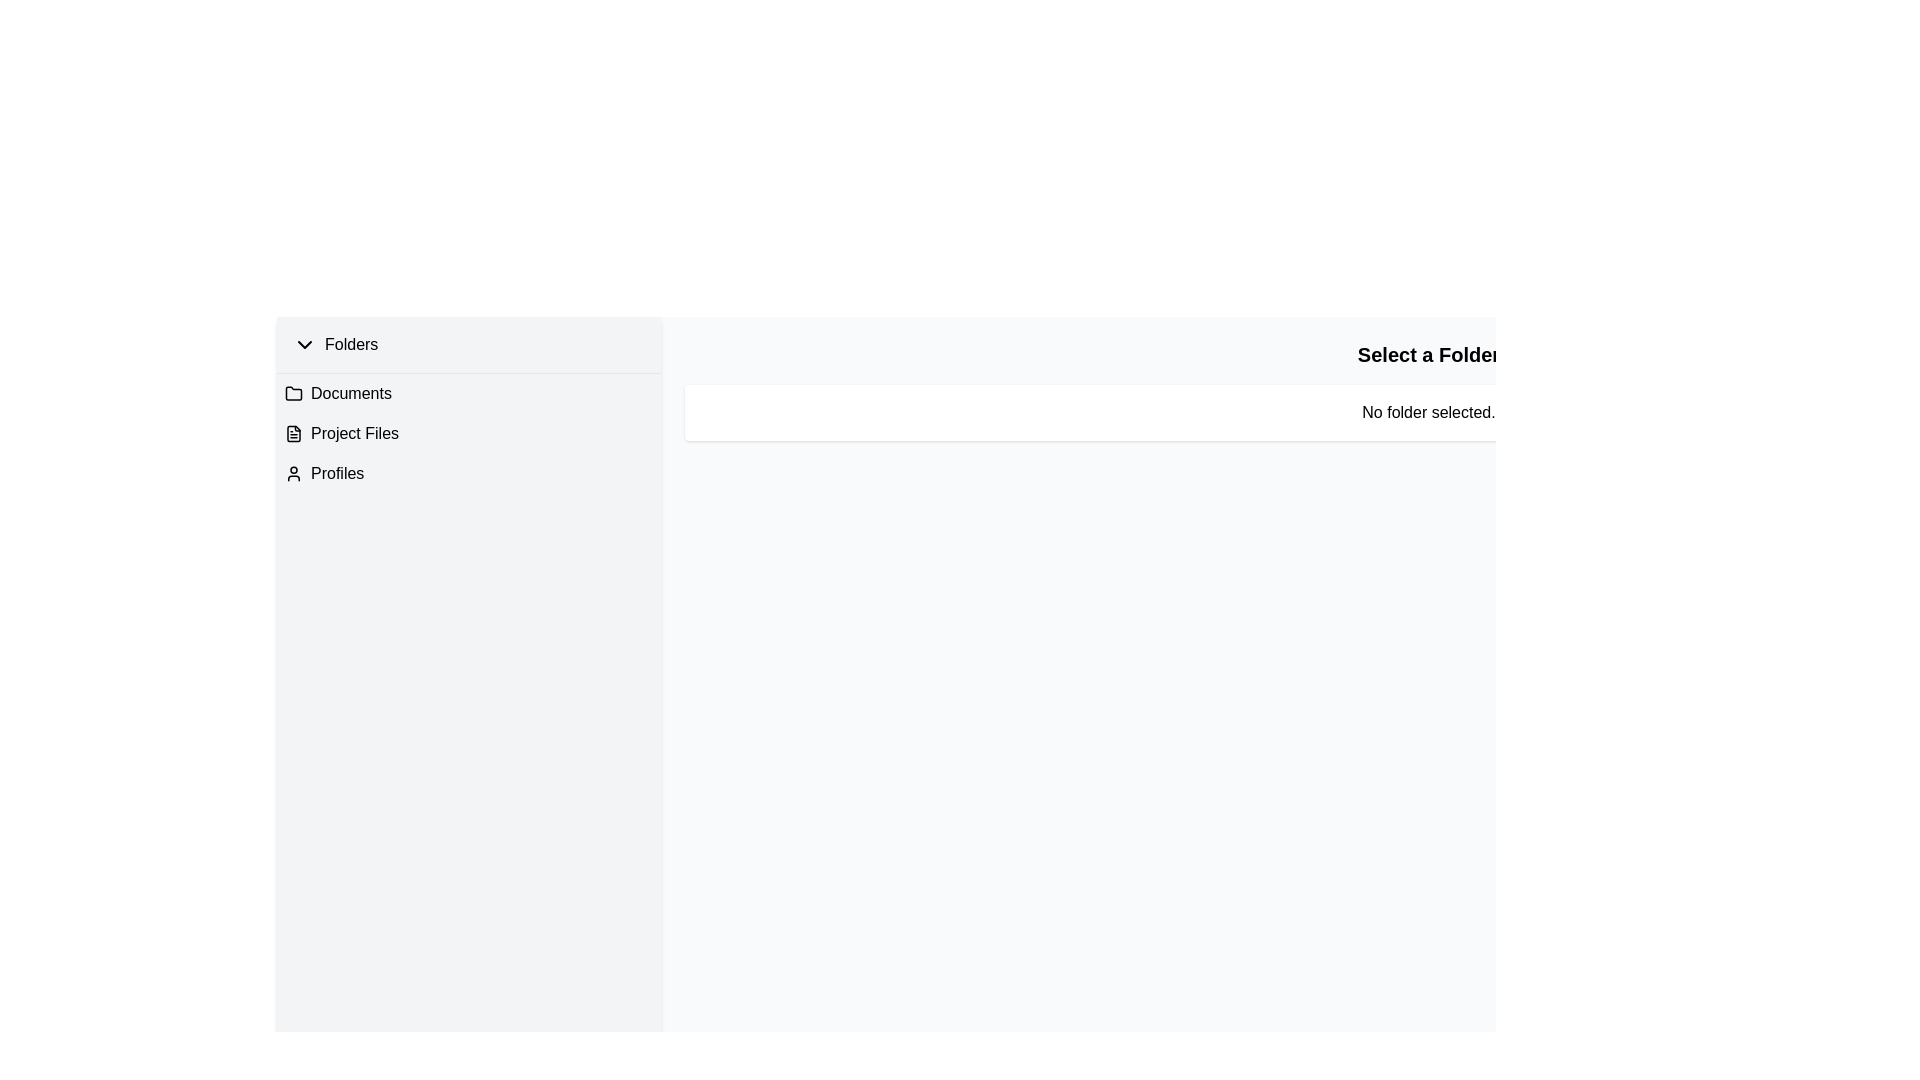  I want to click on the interactive text label identifying the 'Documents' folder, so click(351, 393).